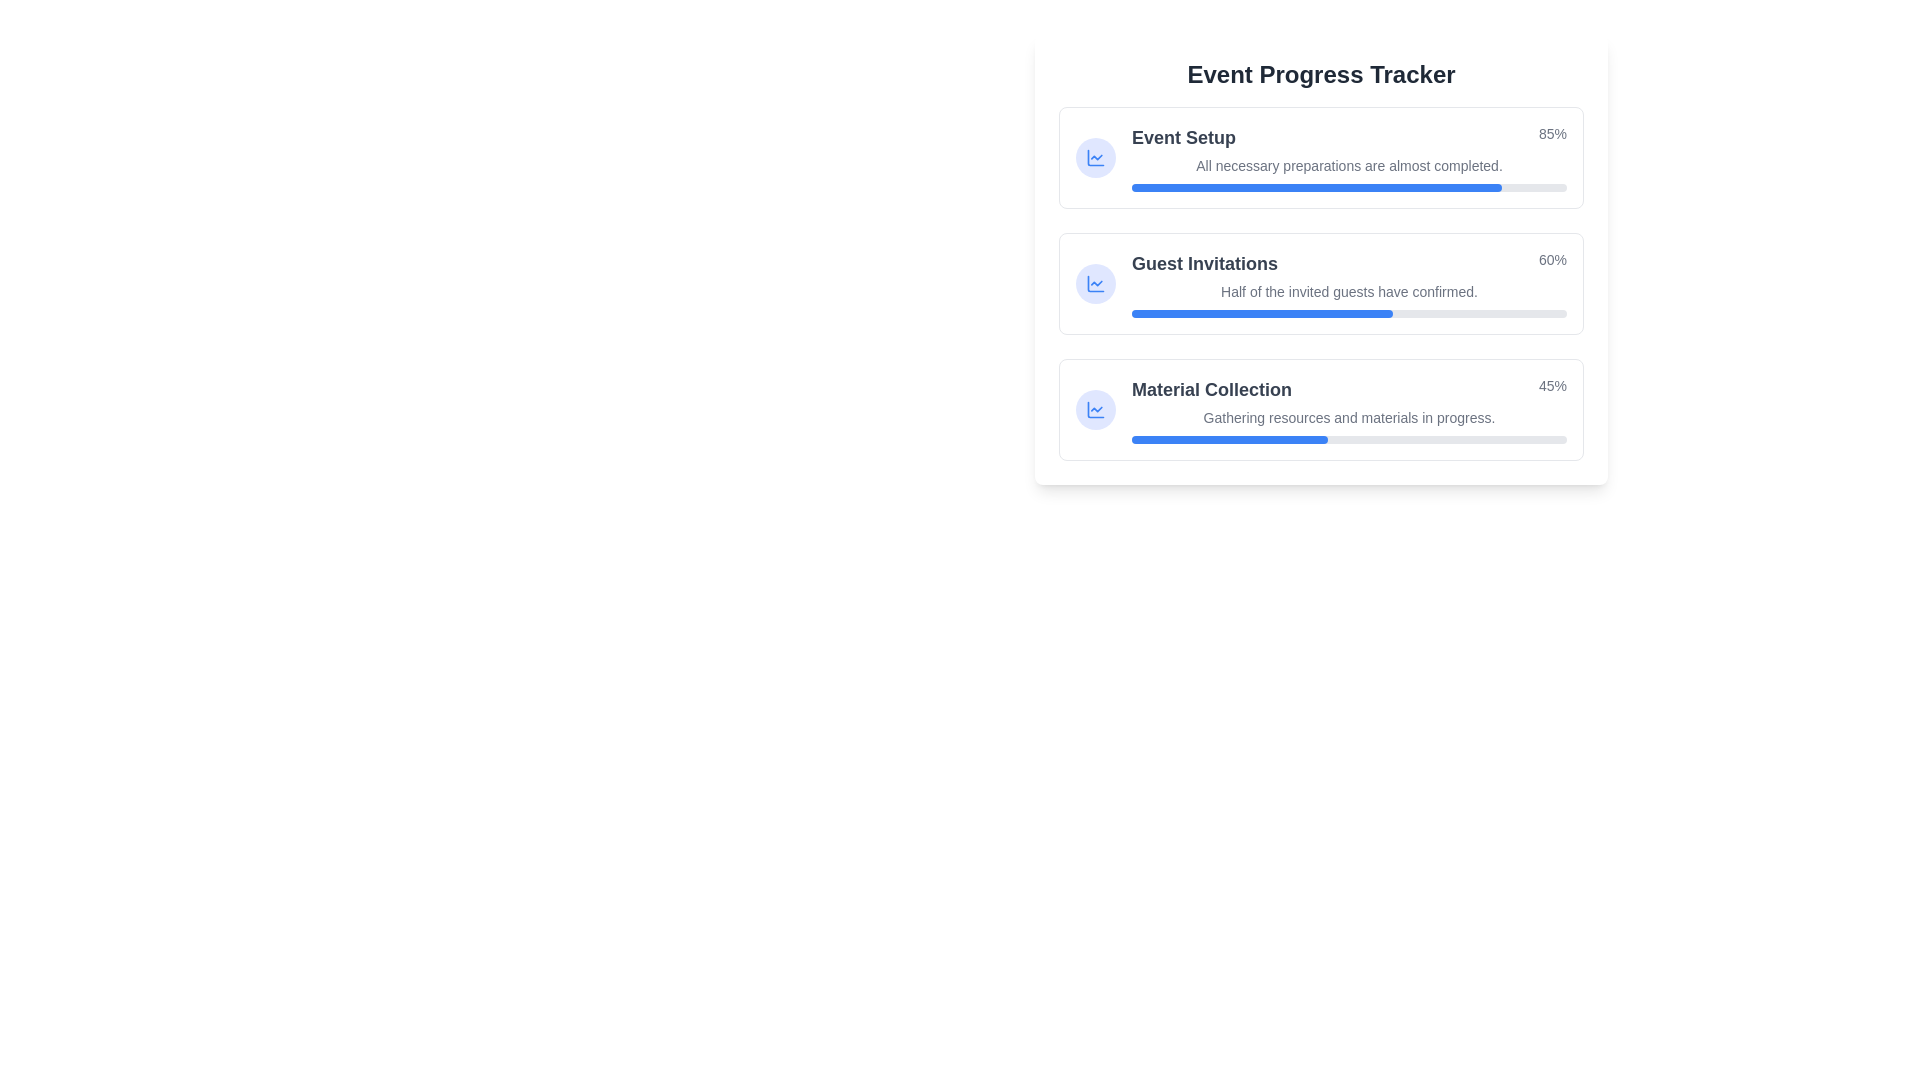 The width and height of the screenshot is (1920, 1080). I want to click on the Progress Bar that visually represents the progress of the 'Event Setup' task, indicating an 85% completion level, so click(1316, 188).